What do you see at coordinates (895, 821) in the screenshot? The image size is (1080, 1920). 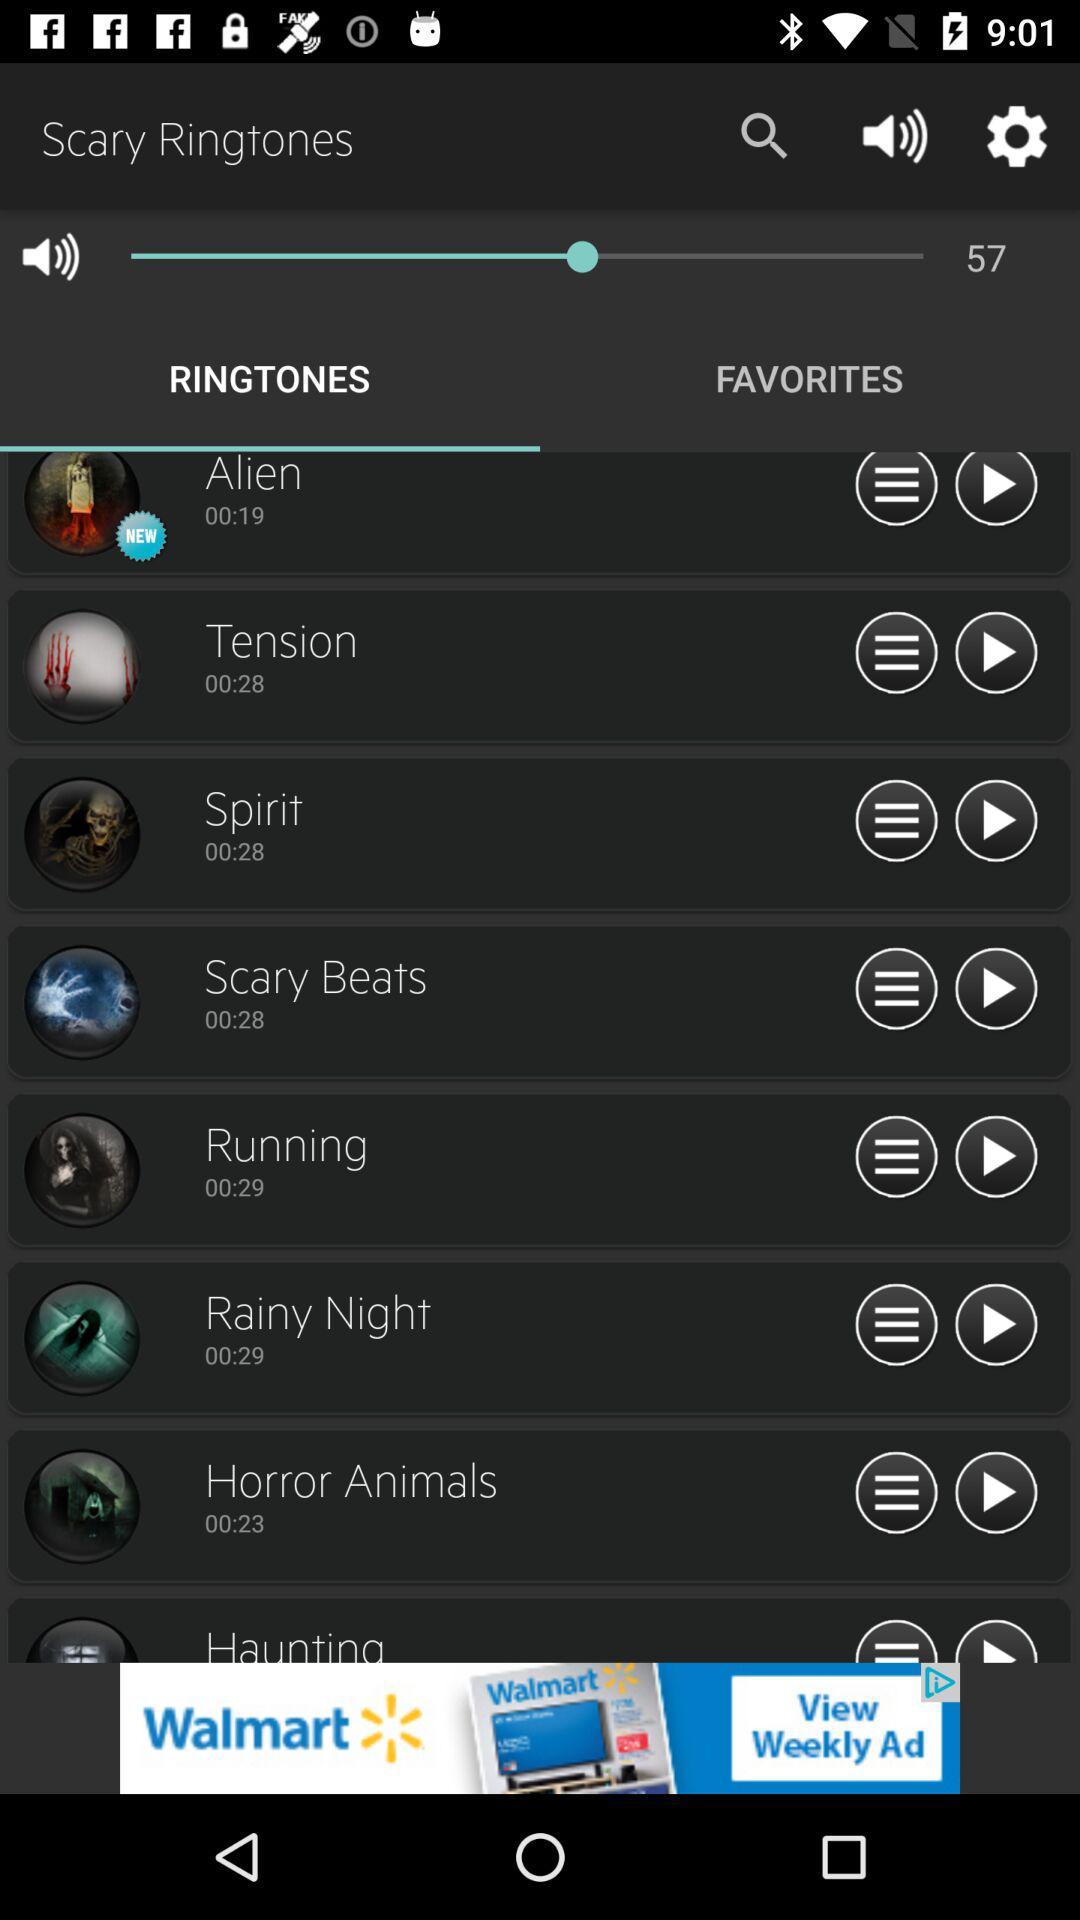 I see `show menu` at bounding box center [895, 821].